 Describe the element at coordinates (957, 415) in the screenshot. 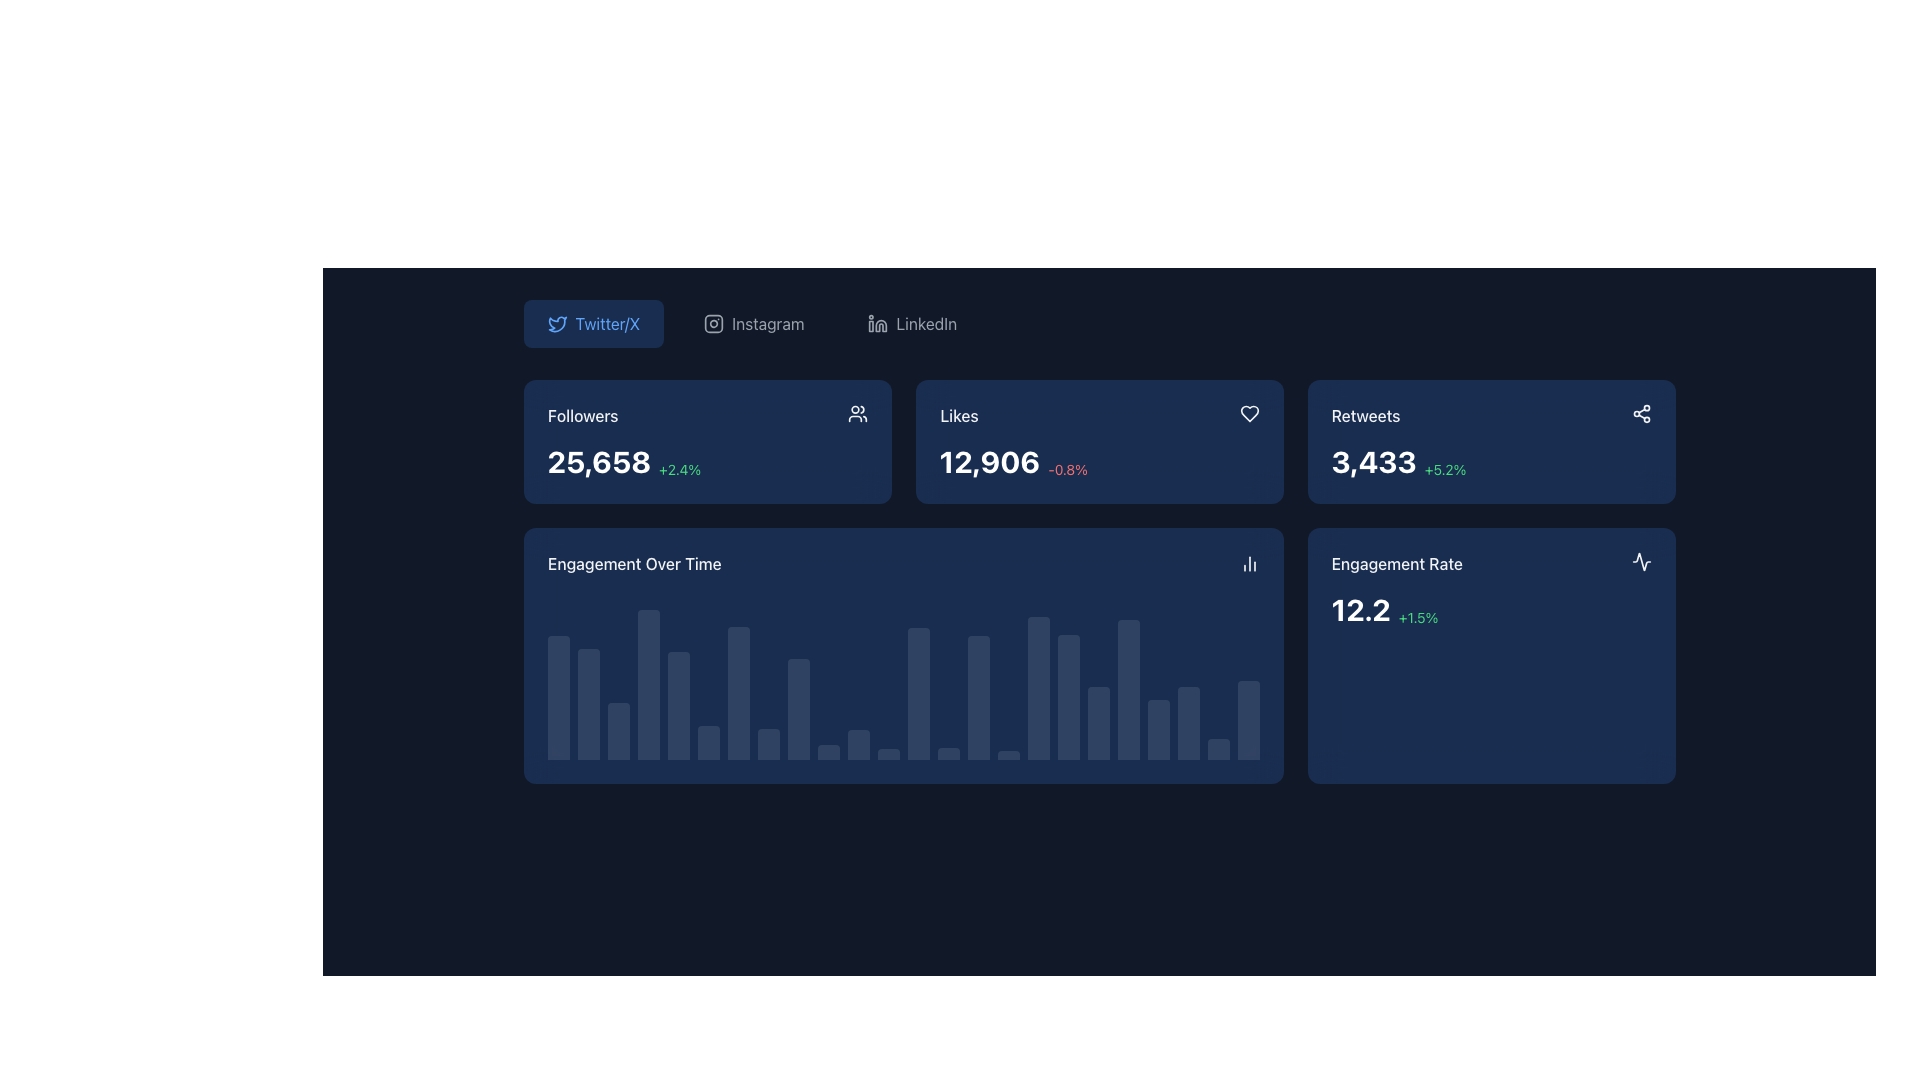

I see `the 'Likes' label in the statistics card, which is positioned to the left of the numeric value '12,906' and above the percentage change indicator '-0.8%'` at that location.